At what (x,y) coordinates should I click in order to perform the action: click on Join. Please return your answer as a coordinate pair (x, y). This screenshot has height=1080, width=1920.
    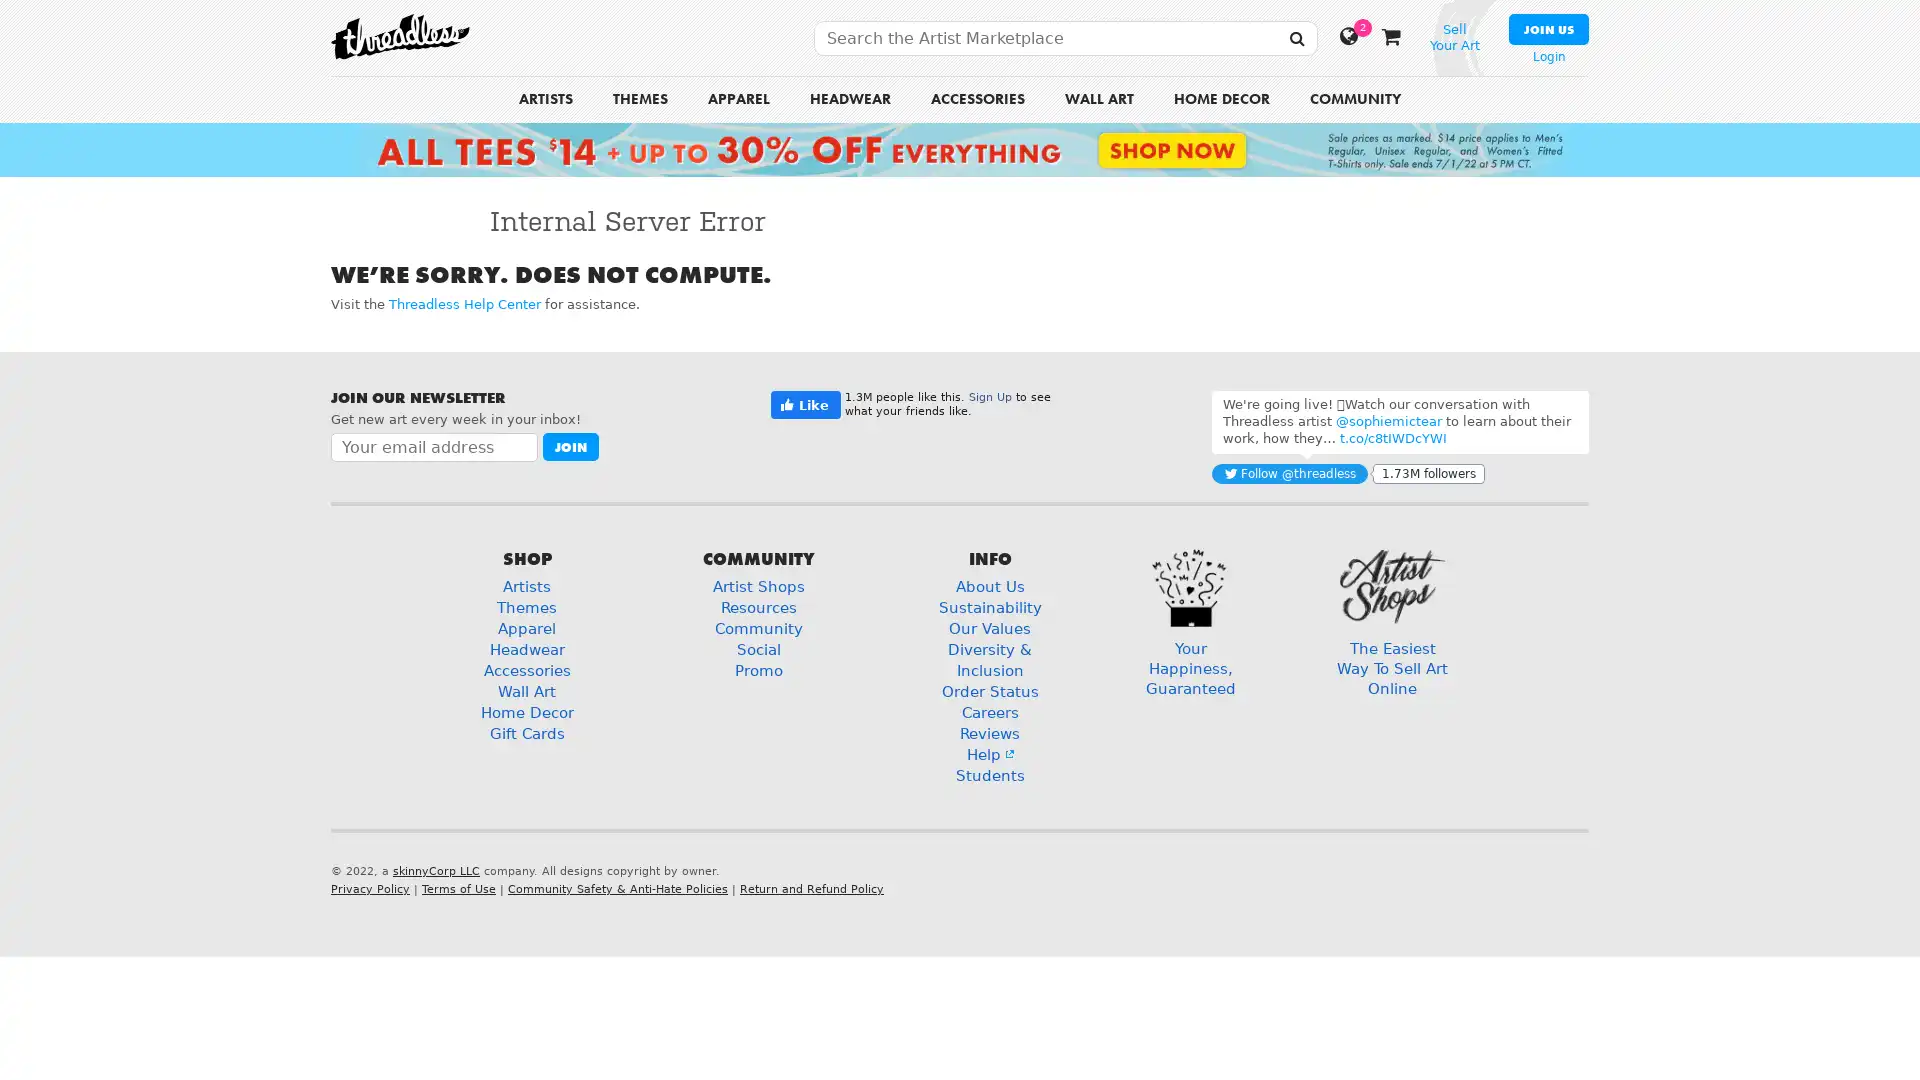
    Looking at the image, I should click on (570, 446).